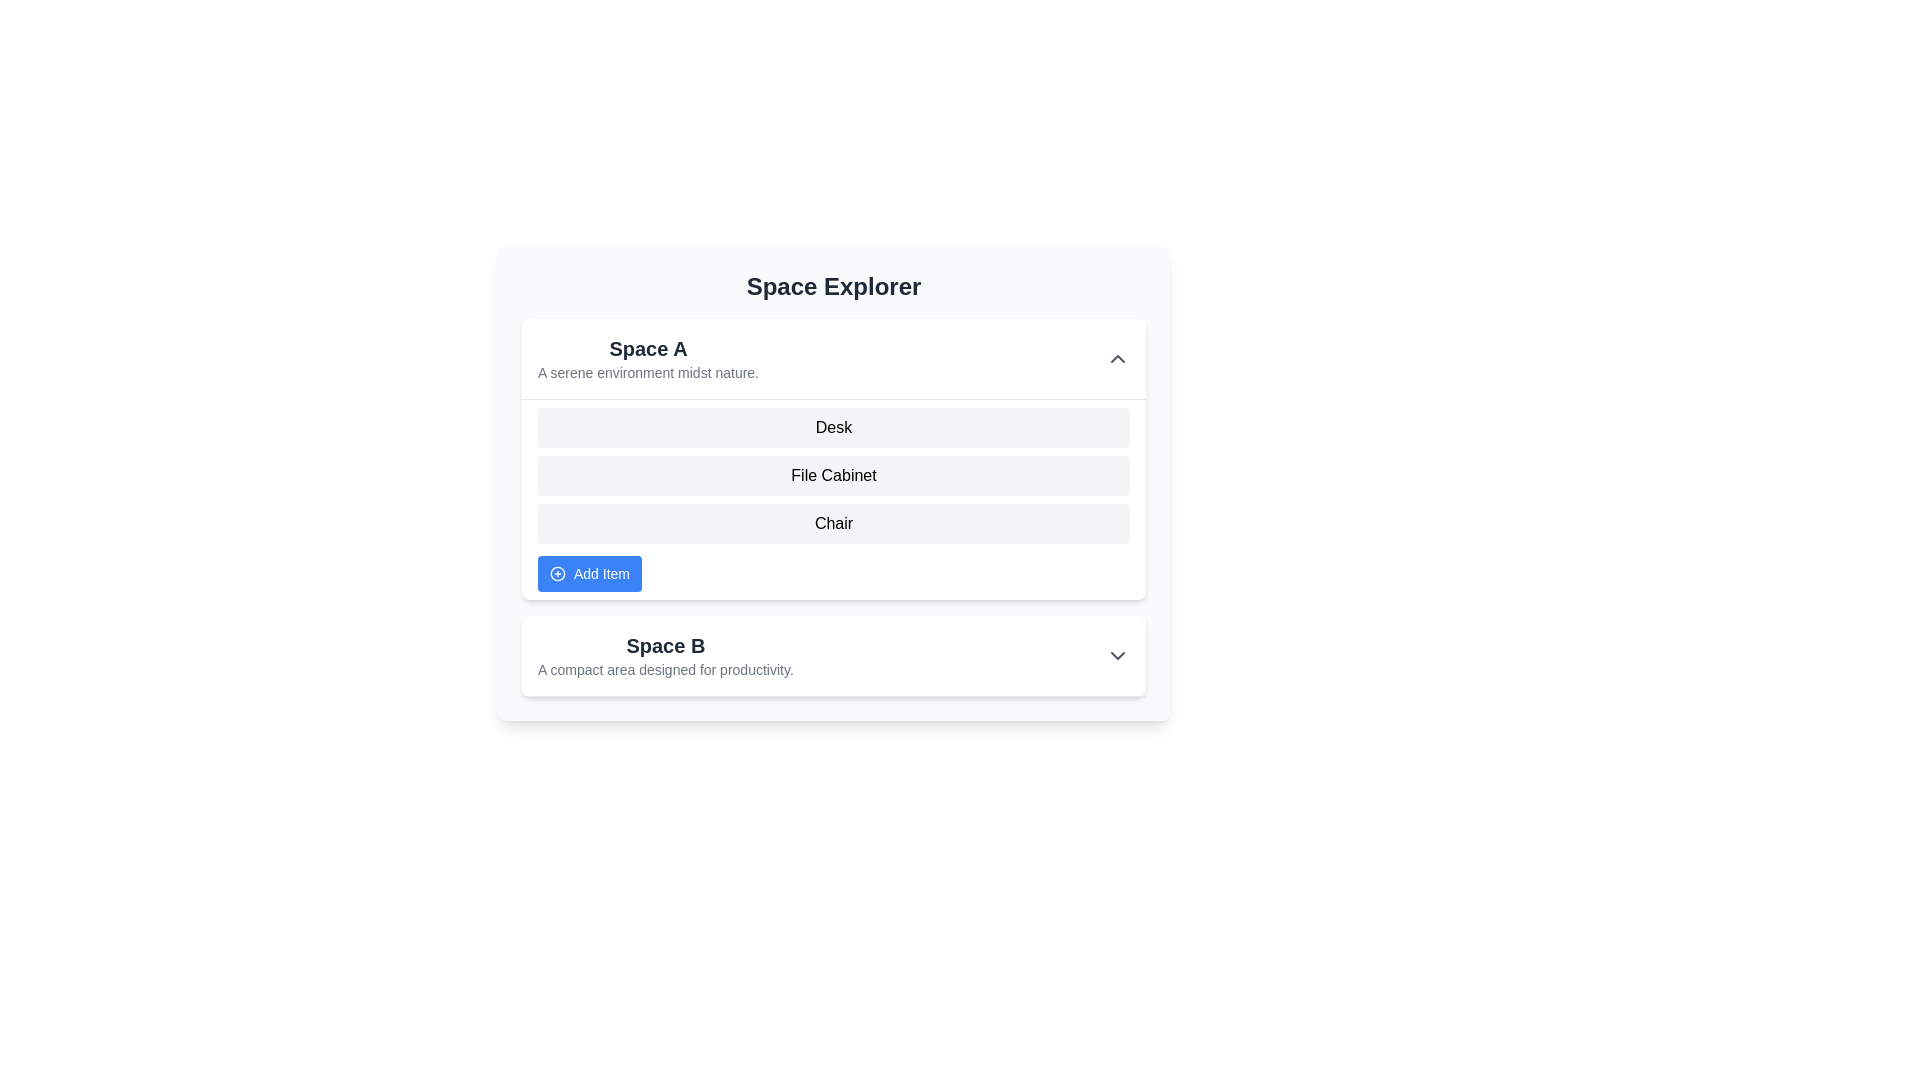 This screenshot has width=1920, height=1080. What do you see at coordinates (834, 427) in the screenshot?
I see `the first selectable component labeled 'Desk', which is a rectangular light gray button with rounded corners and bold black text` at bounding box center [834, 427].